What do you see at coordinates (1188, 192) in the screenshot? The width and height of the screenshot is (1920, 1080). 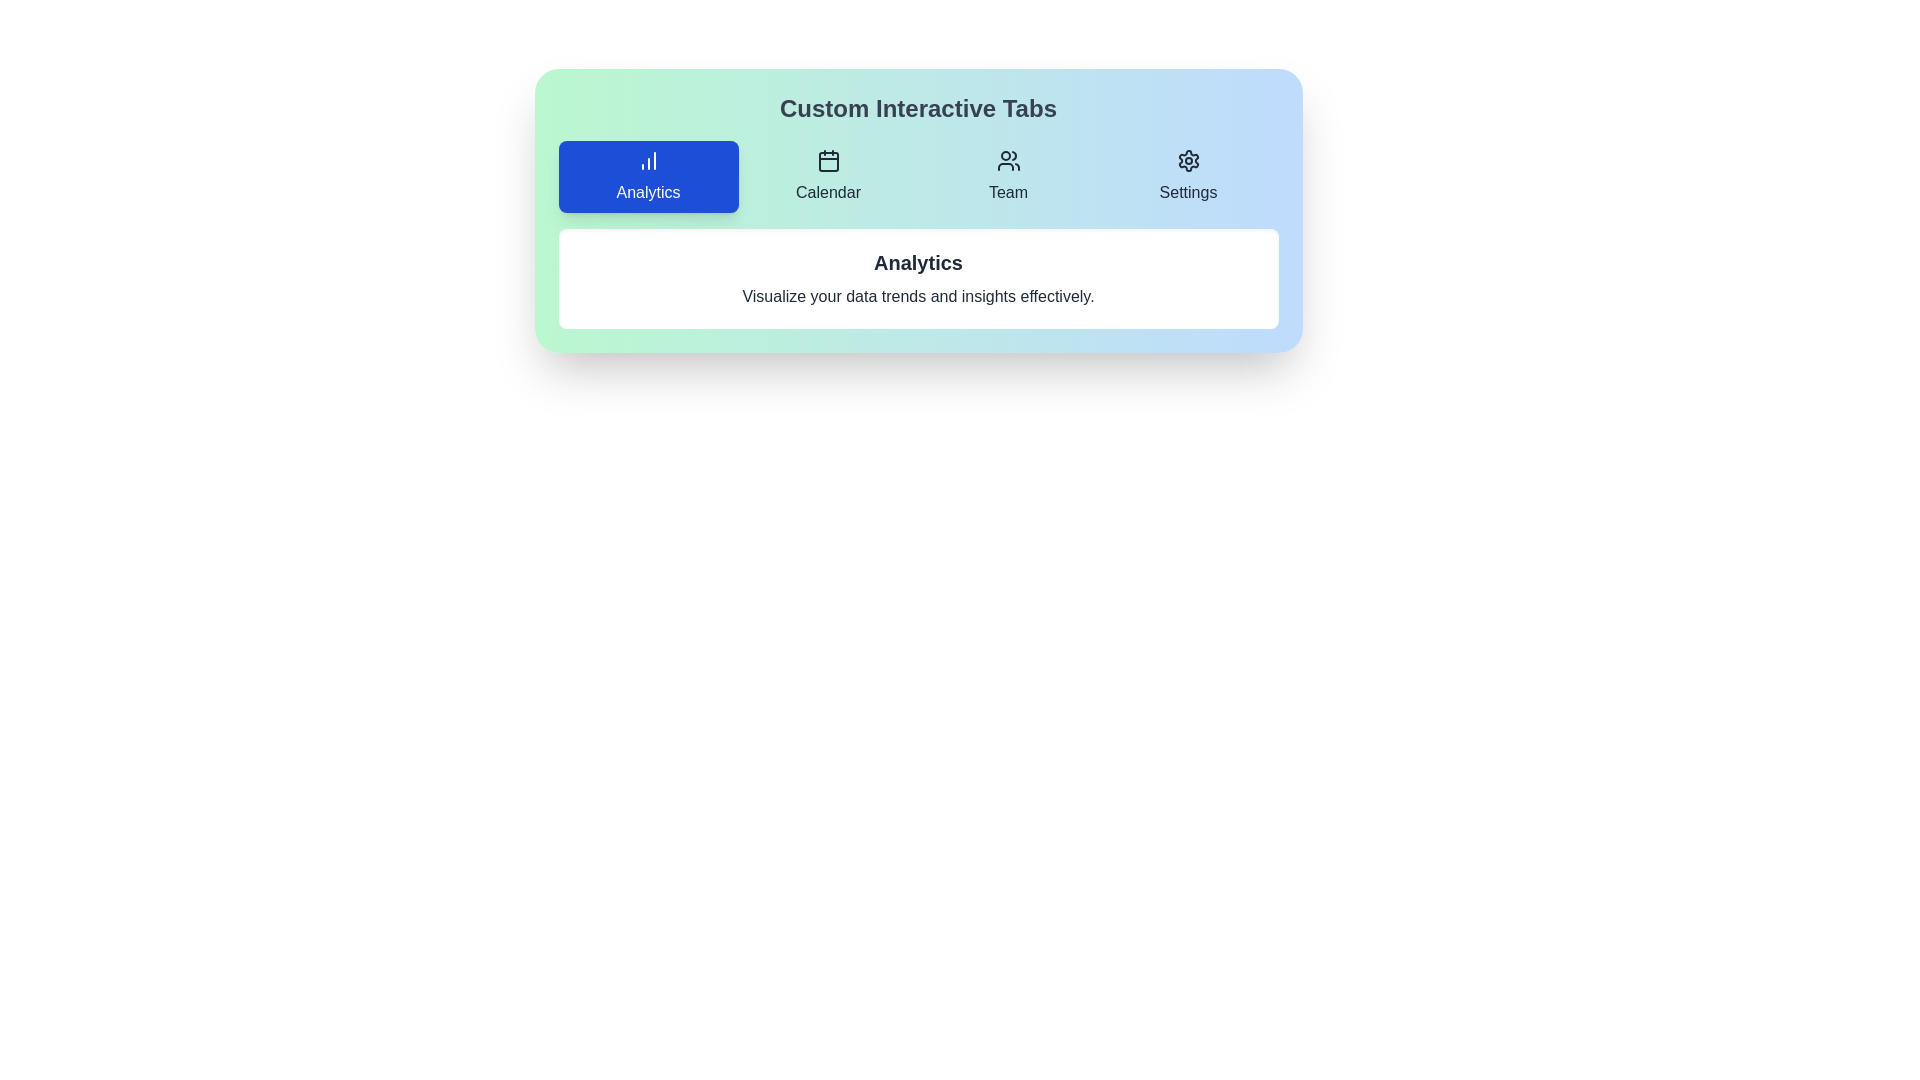 I see `the Text label that provides context for the 'Settings' icon located under the gear icon on the right side of the horizontal navigation bar at the top of the interface` at bounding box center [1188, 192].